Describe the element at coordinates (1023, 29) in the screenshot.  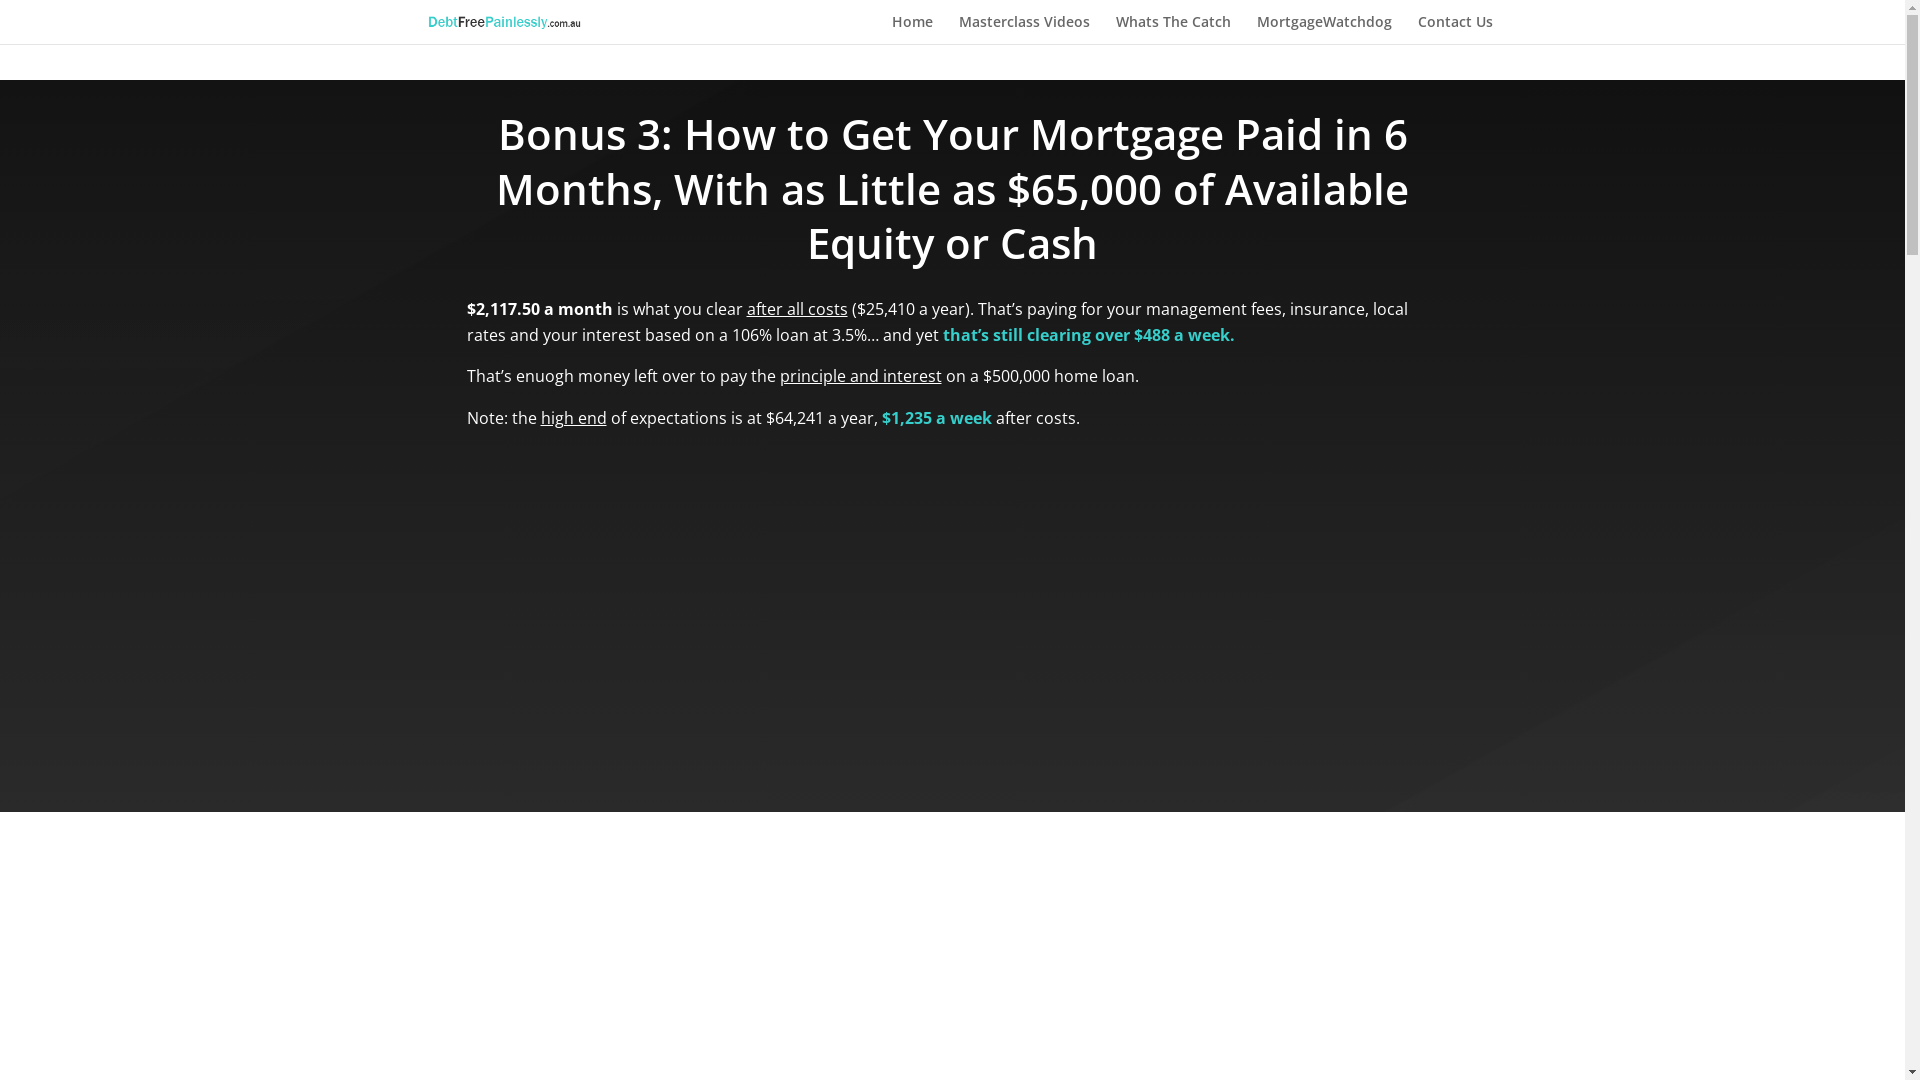
I see `'Masterclass Videos'` at that location.